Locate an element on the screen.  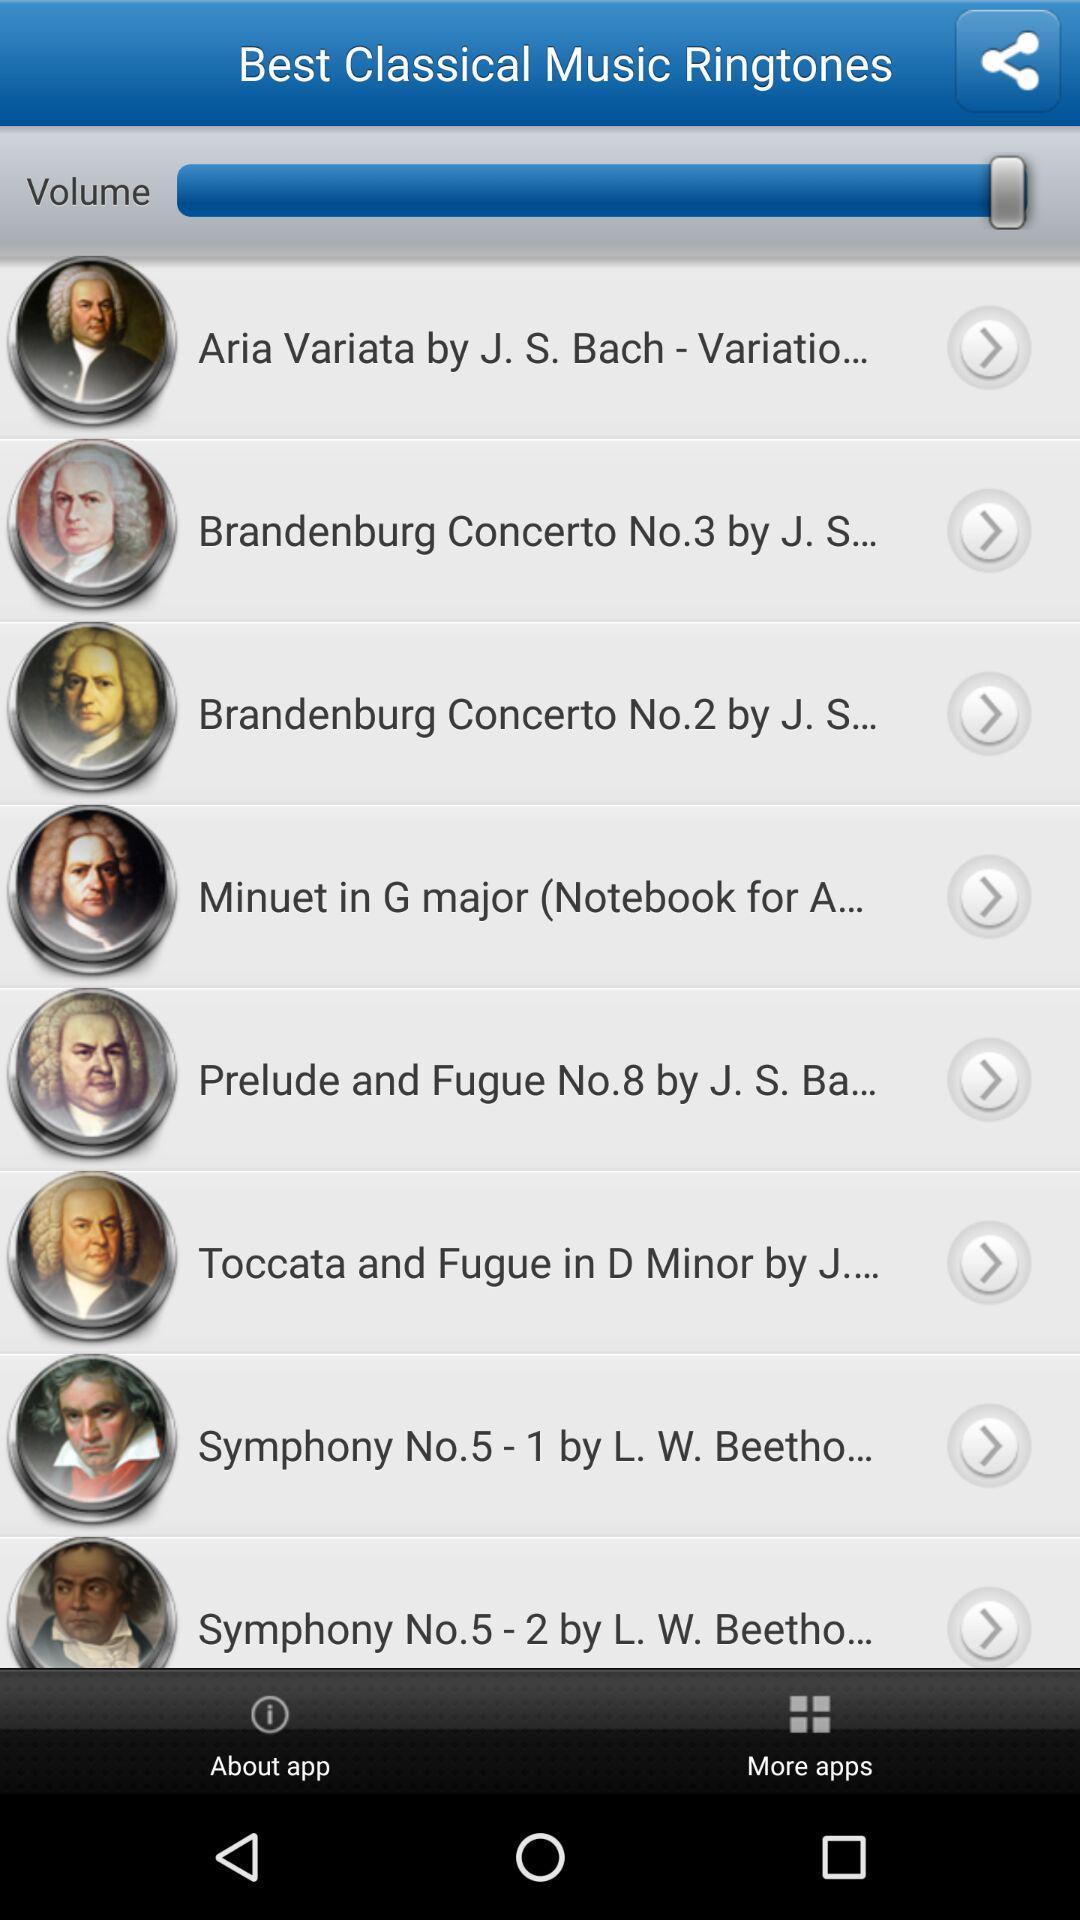
more is located at coordinates (987, 346).